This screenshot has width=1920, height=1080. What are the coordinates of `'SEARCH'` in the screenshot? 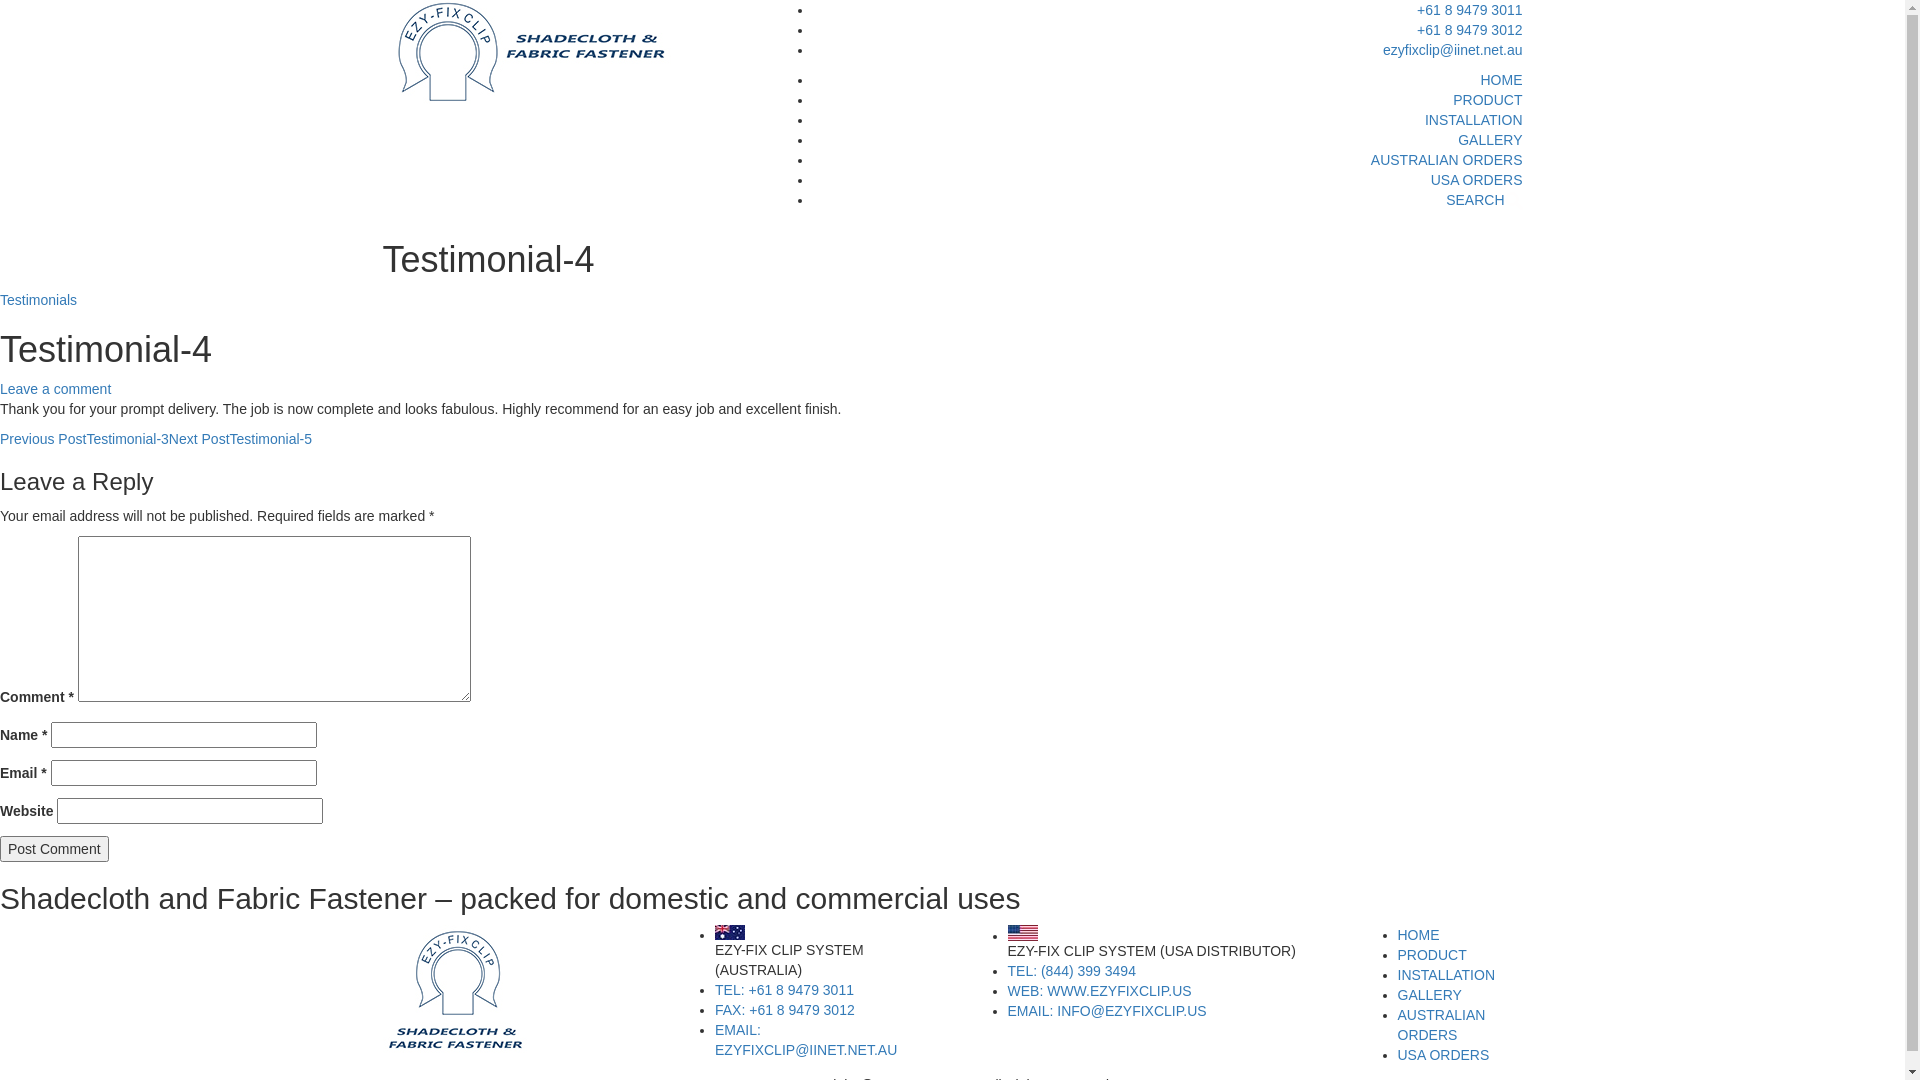 It's located at (1445, 200).